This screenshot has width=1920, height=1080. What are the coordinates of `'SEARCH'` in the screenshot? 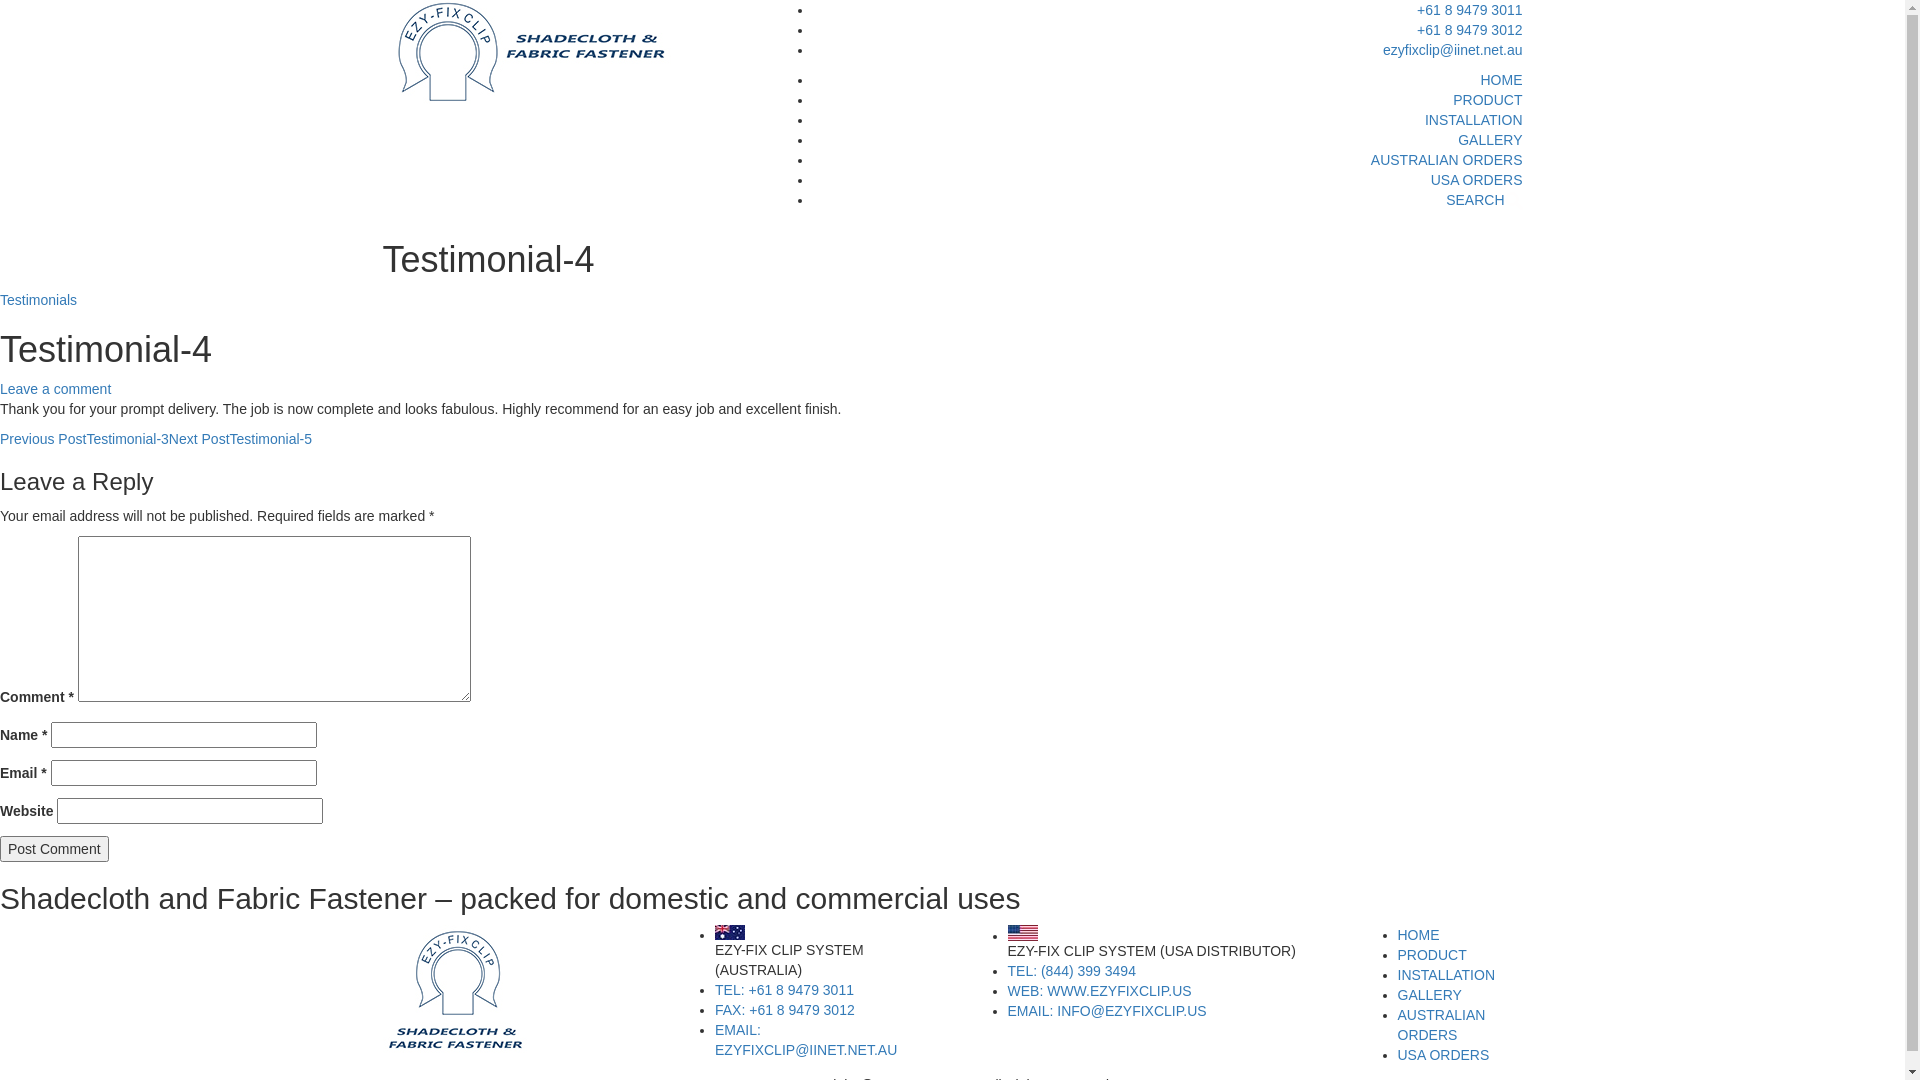 It's located at (1445, 200).